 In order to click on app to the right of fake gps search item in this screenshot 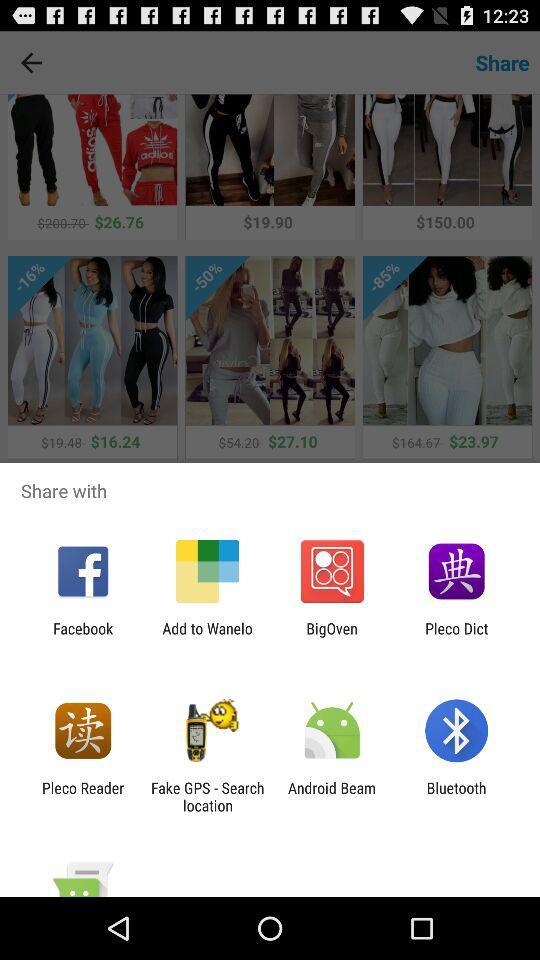, I will do `click(332, 796)`.